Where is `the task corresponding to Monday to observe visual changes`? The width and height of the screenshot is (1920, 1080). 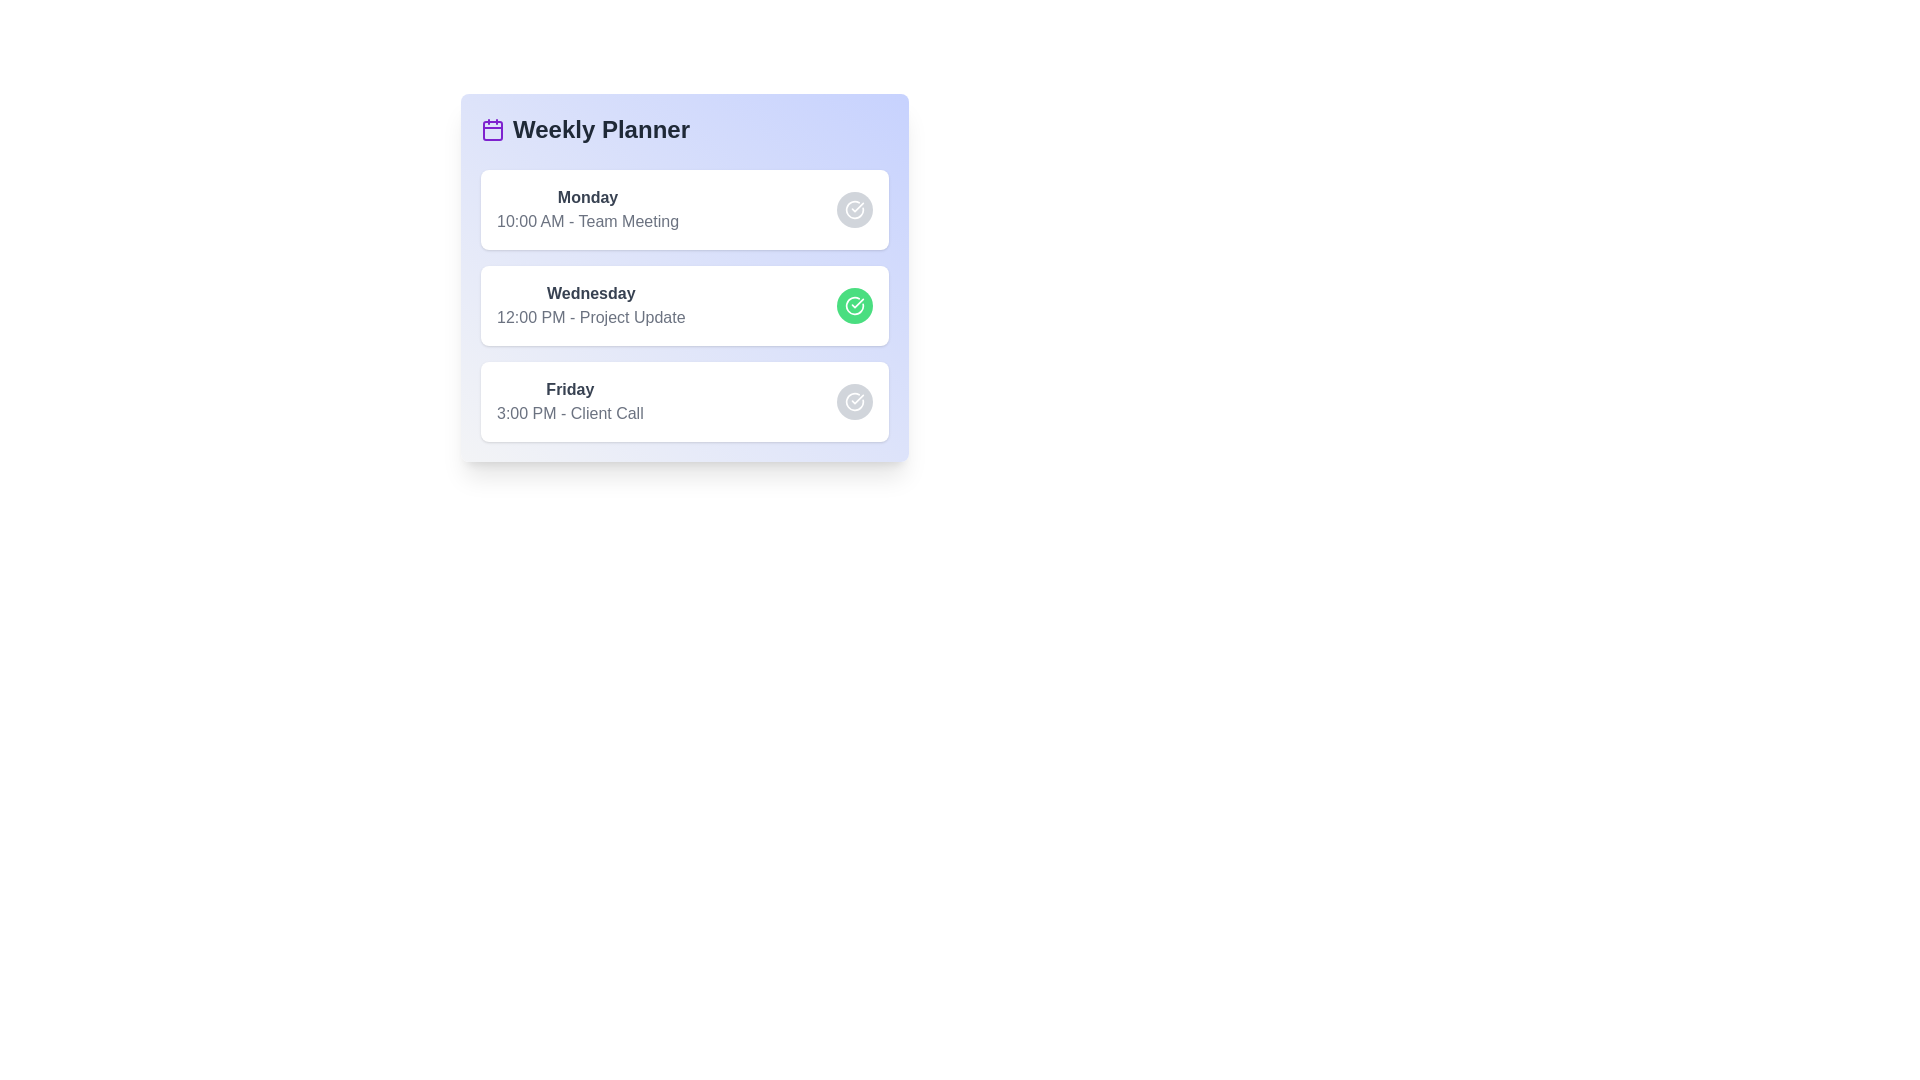 the task corresponding to Monday to observe visual changes is located at coordinates (685, 209).